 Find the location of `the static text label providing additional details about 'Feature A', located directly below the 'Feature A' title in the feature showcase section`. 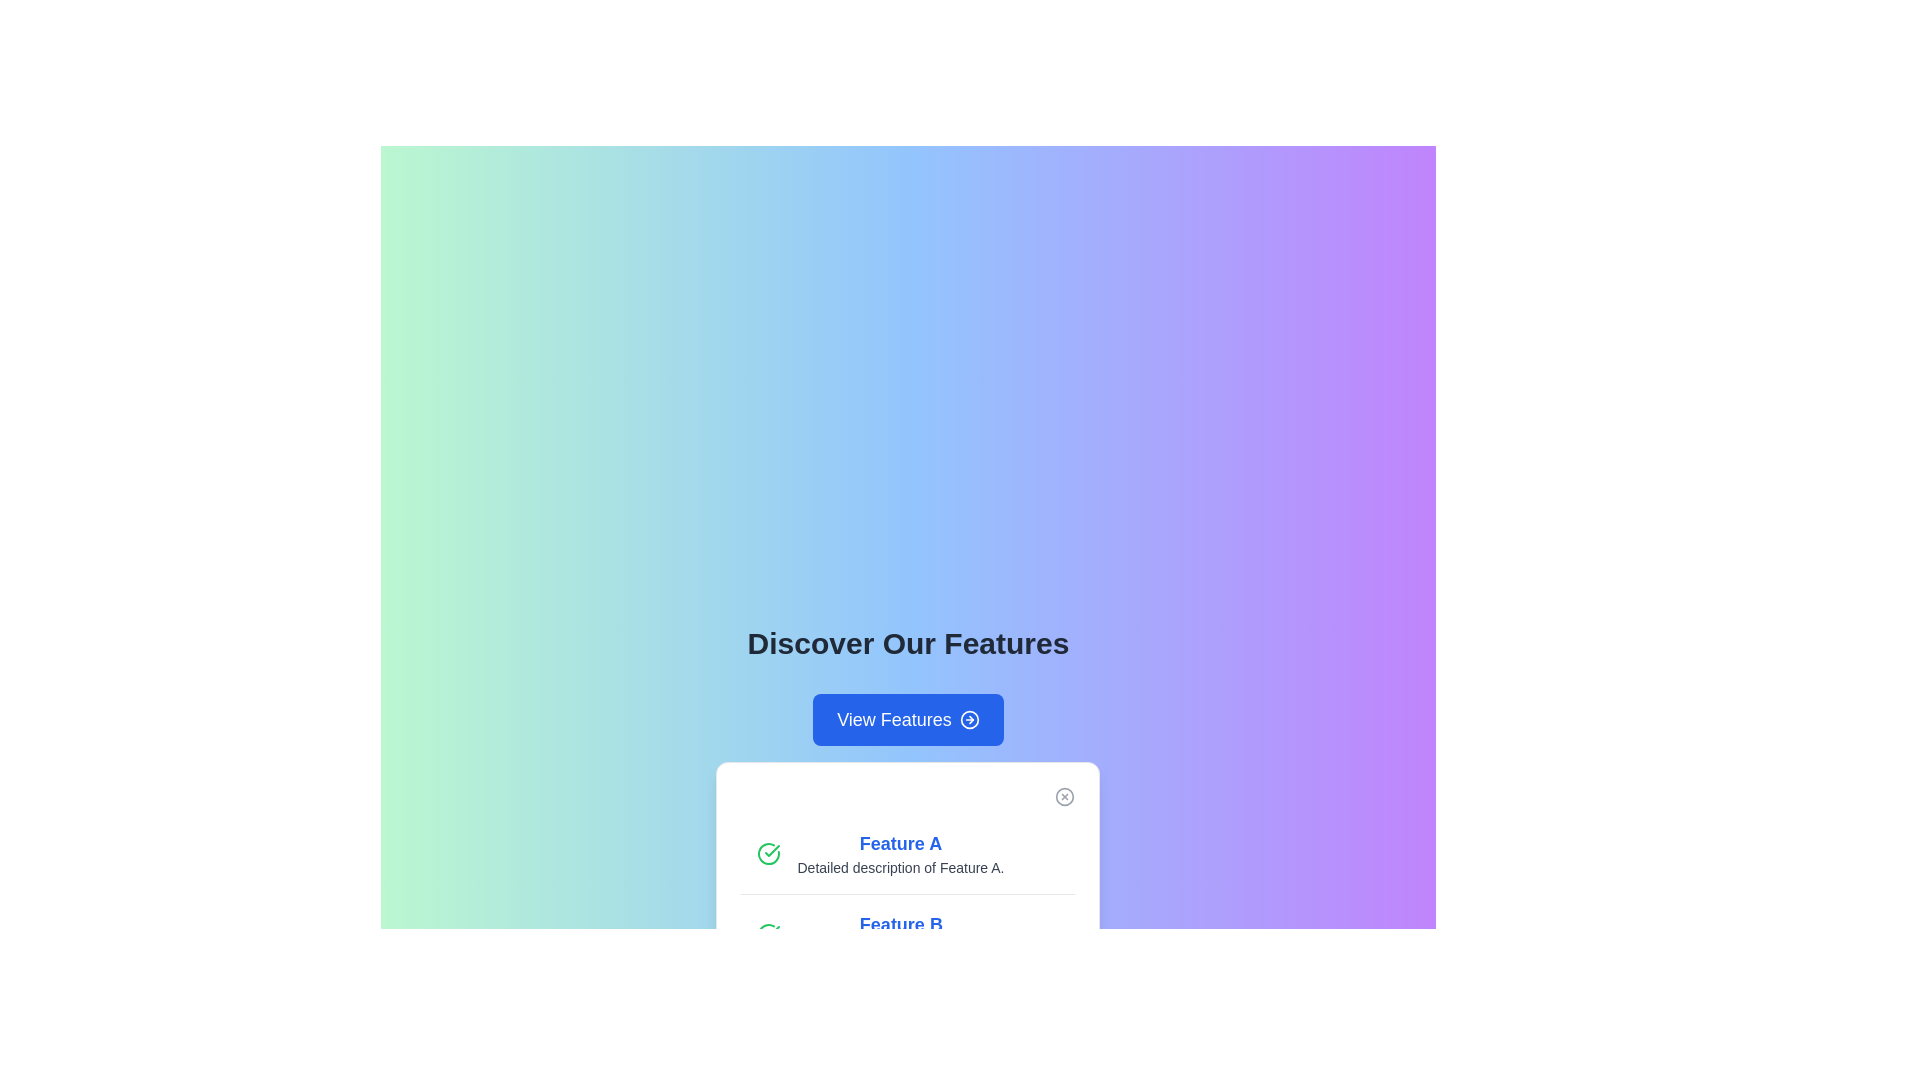

the static text label providing additional details about 'Feature A', located directly below the 'Feature A' title in the feature showcase section is located at coordinates (900, 866).